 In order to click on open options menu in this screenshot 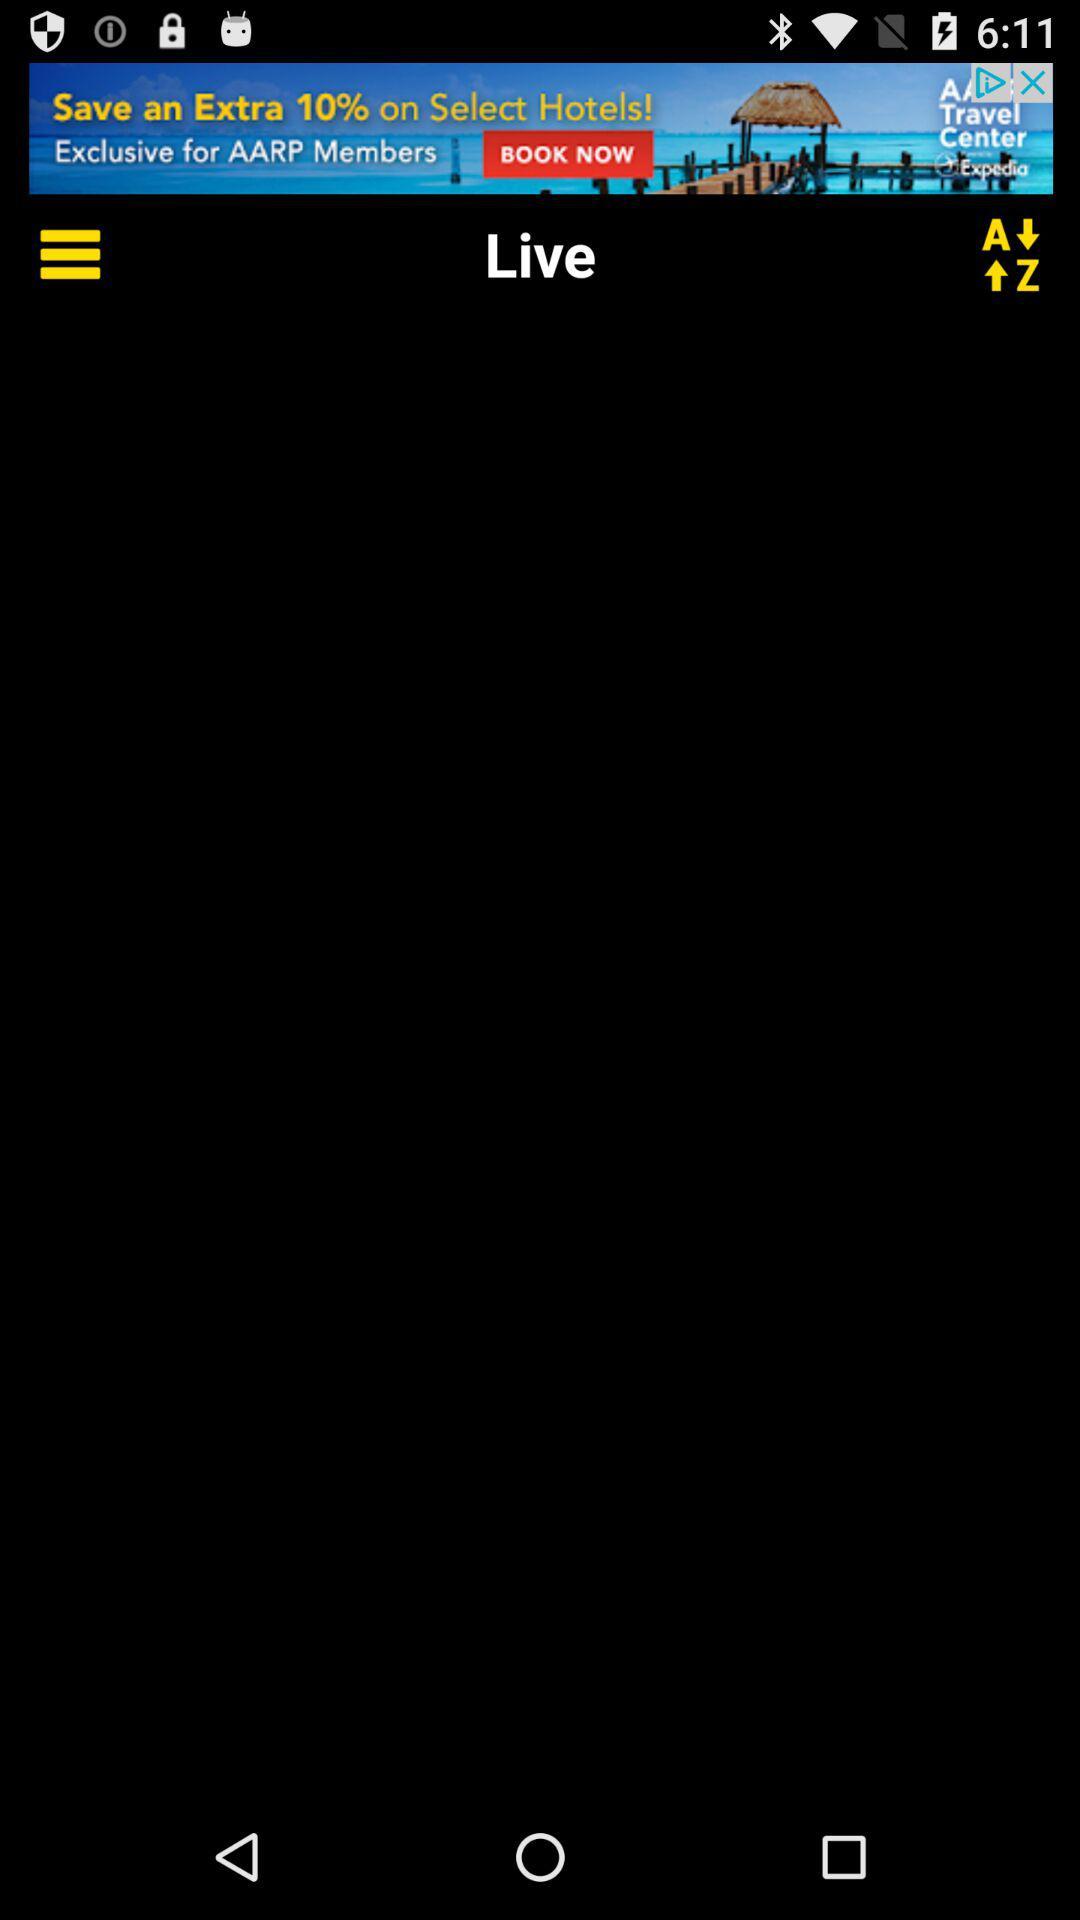, I will do `click(55, 252)`.